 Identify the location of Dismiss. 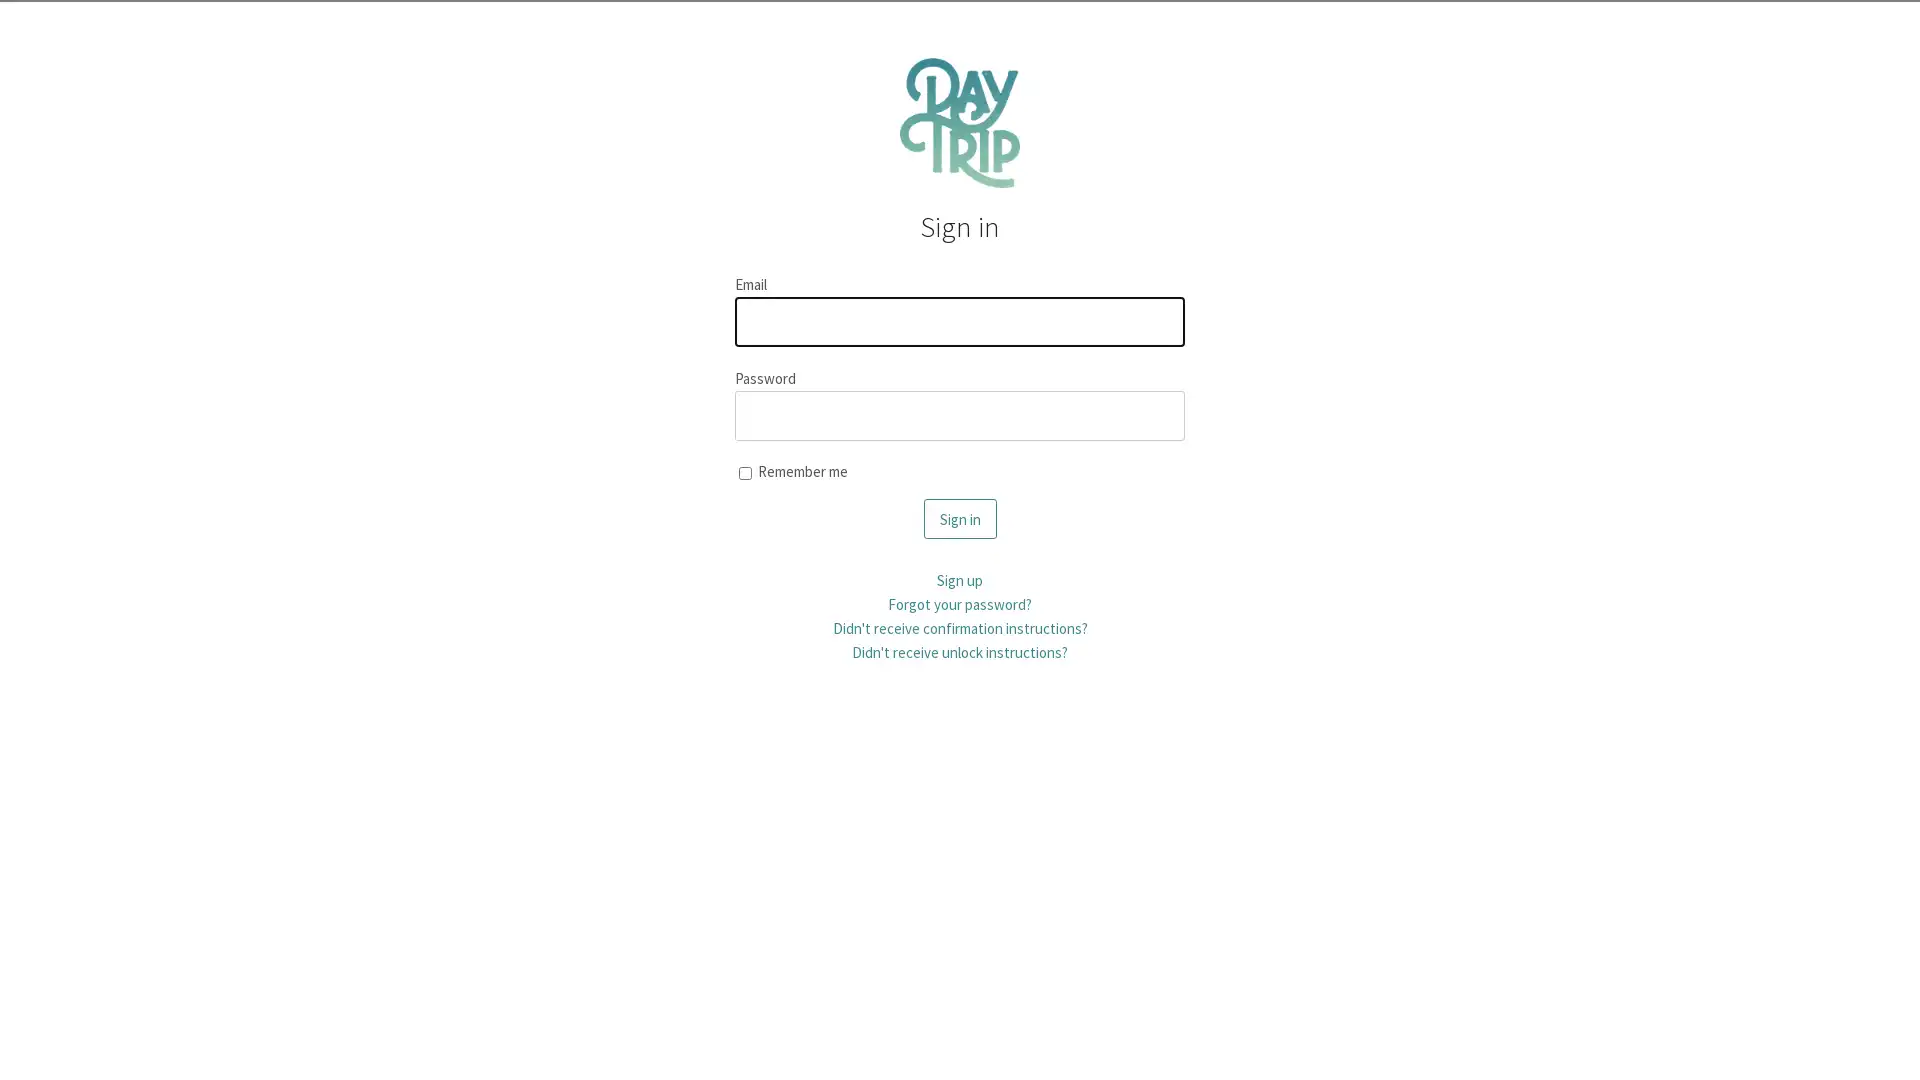
(1898, 19).